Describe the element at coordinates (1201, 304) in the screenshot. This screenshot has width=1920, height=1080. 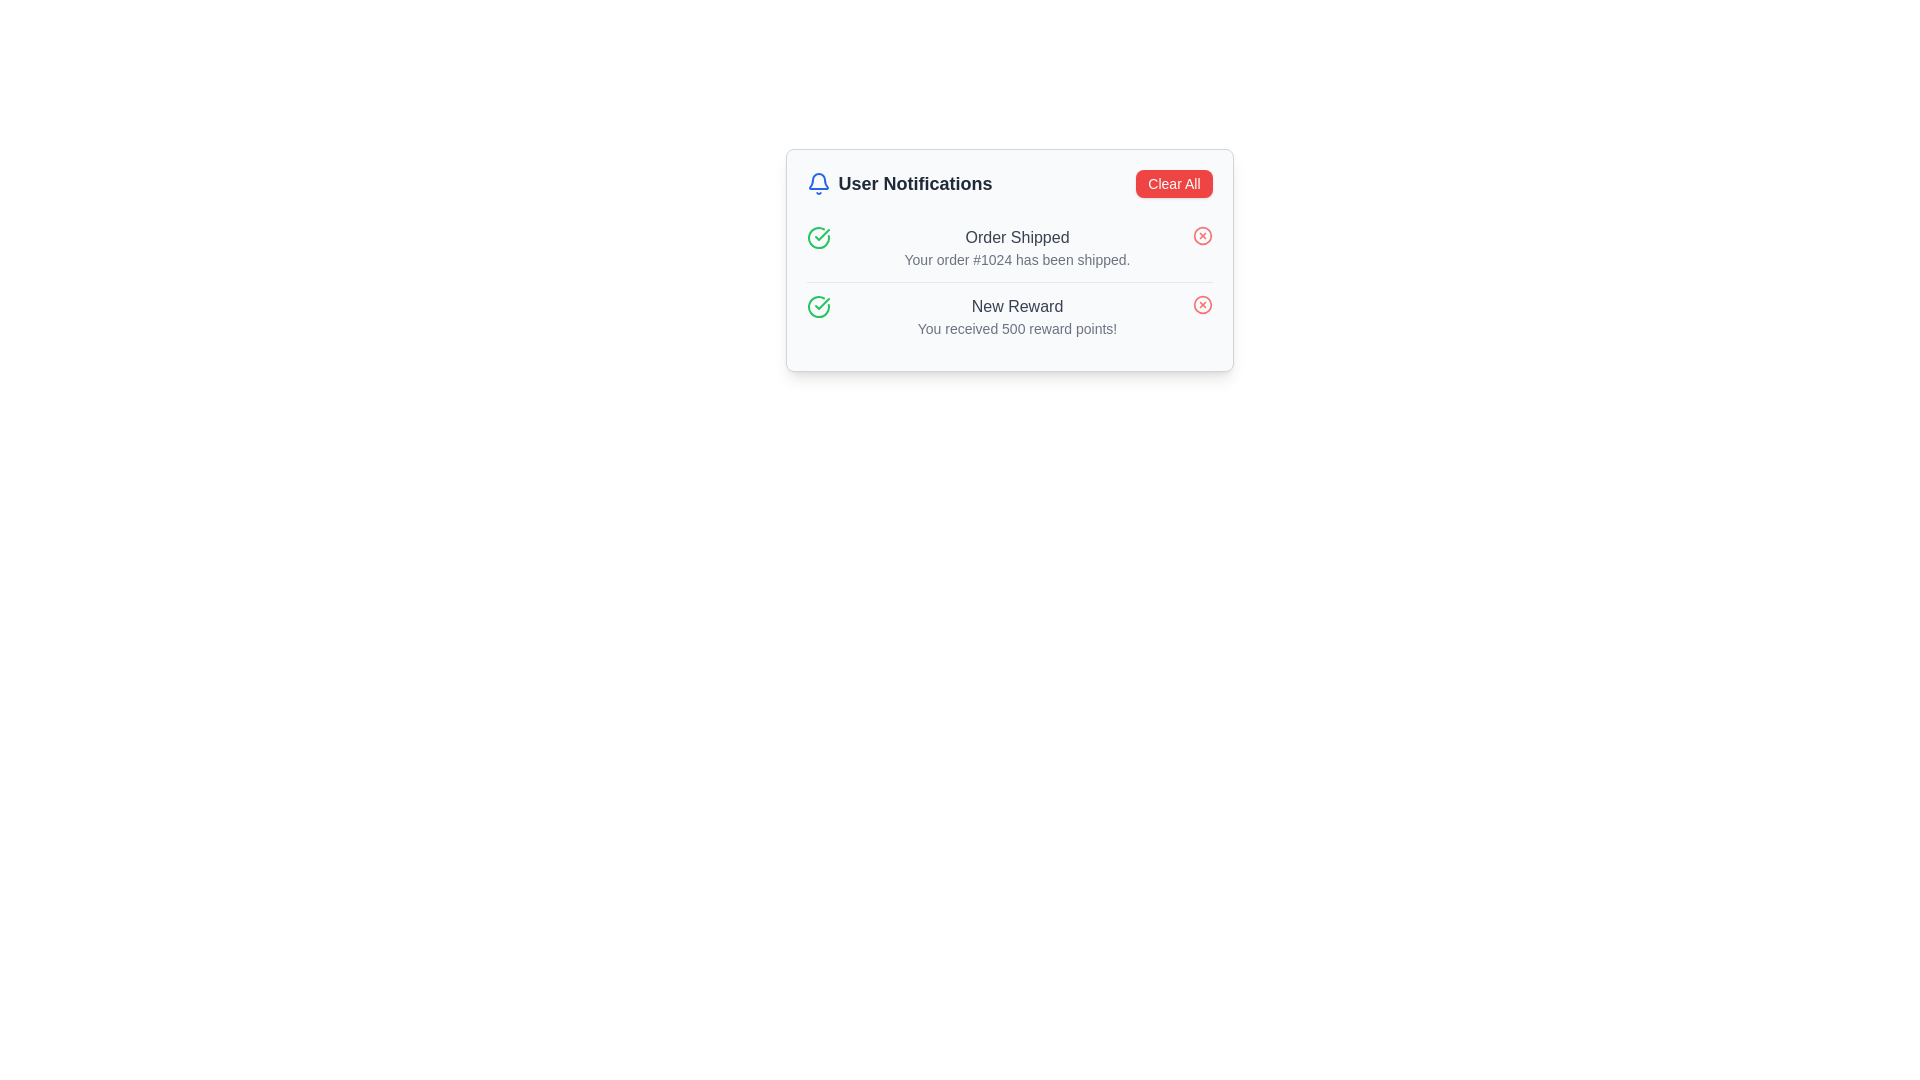
I see `the red circular close button associated with the 'New Reward' notification` at that location.